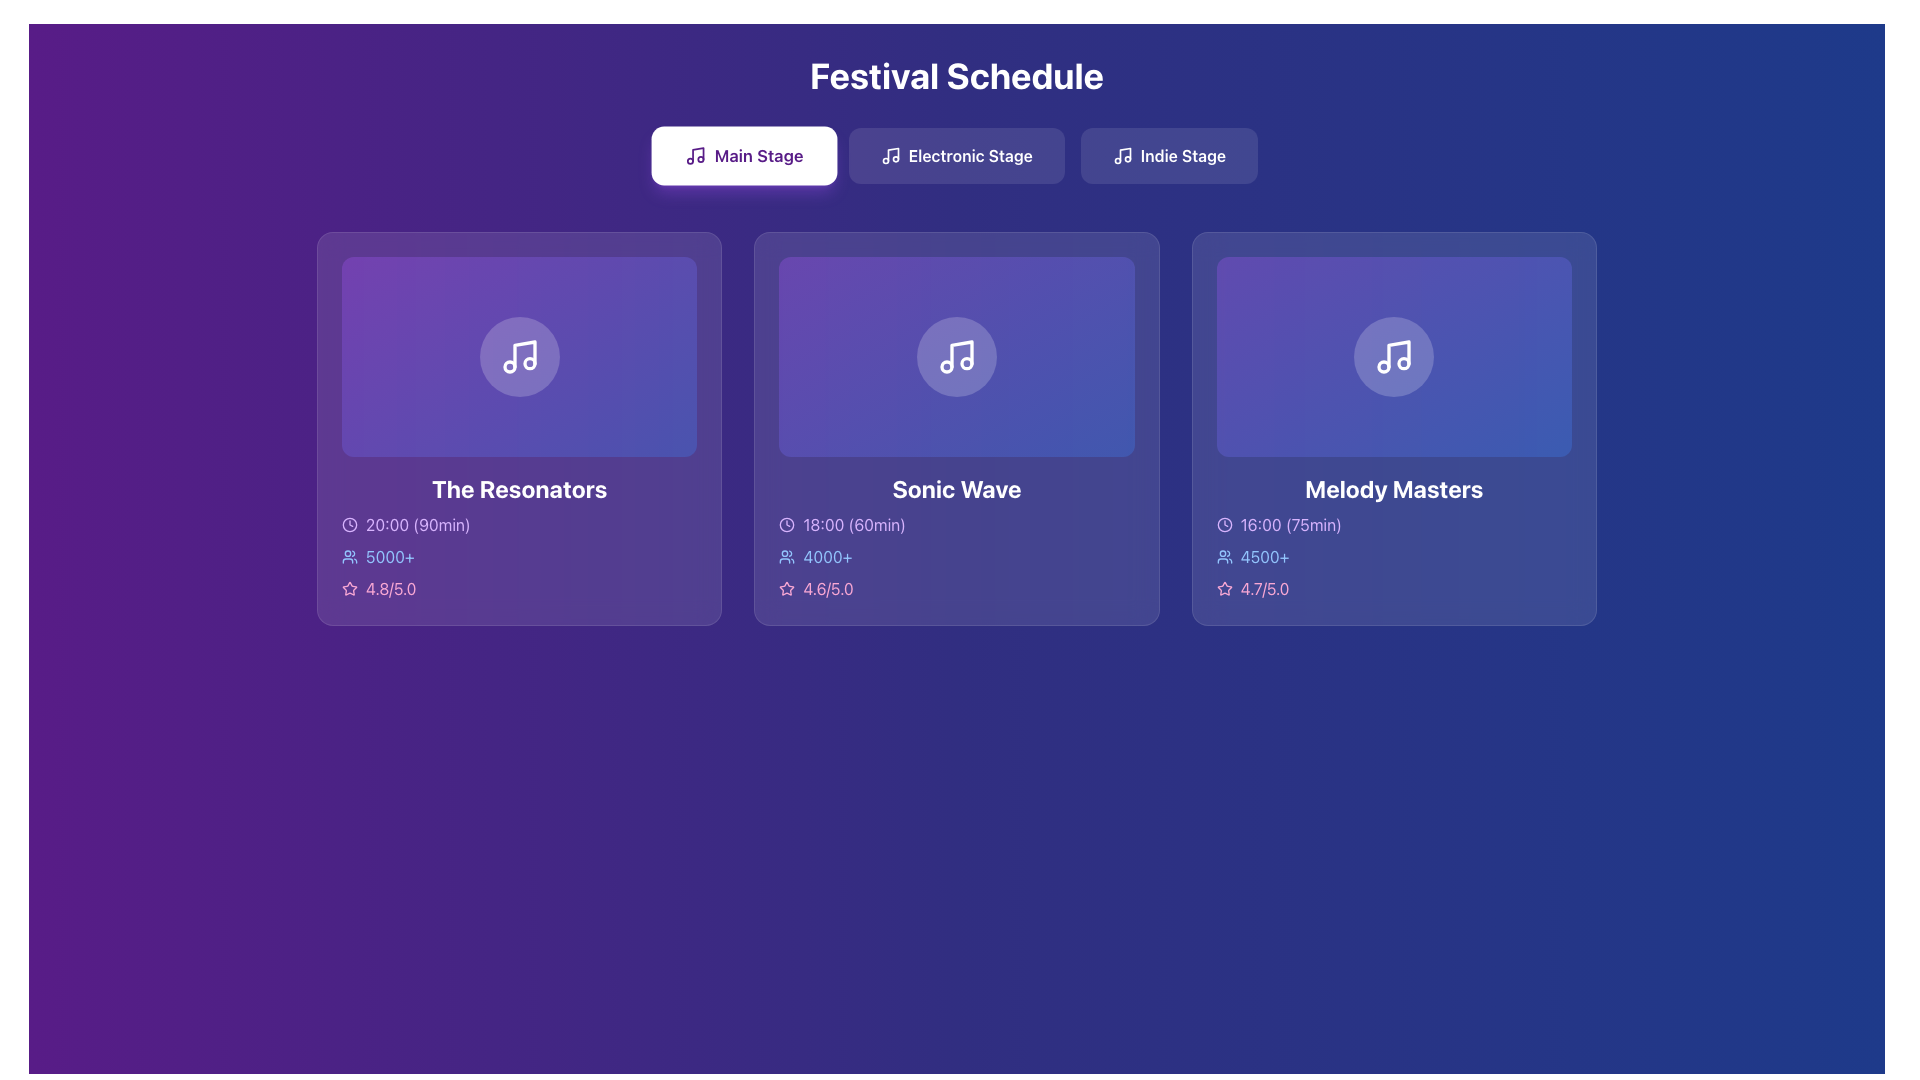 This screenshot has width=1920, height=1080. I want to click on text label displaying 'Indie Stage' which is styled with capitalization and presented in a white font against a bluish background, located at the top right section of the interface, so click(1183, 154).